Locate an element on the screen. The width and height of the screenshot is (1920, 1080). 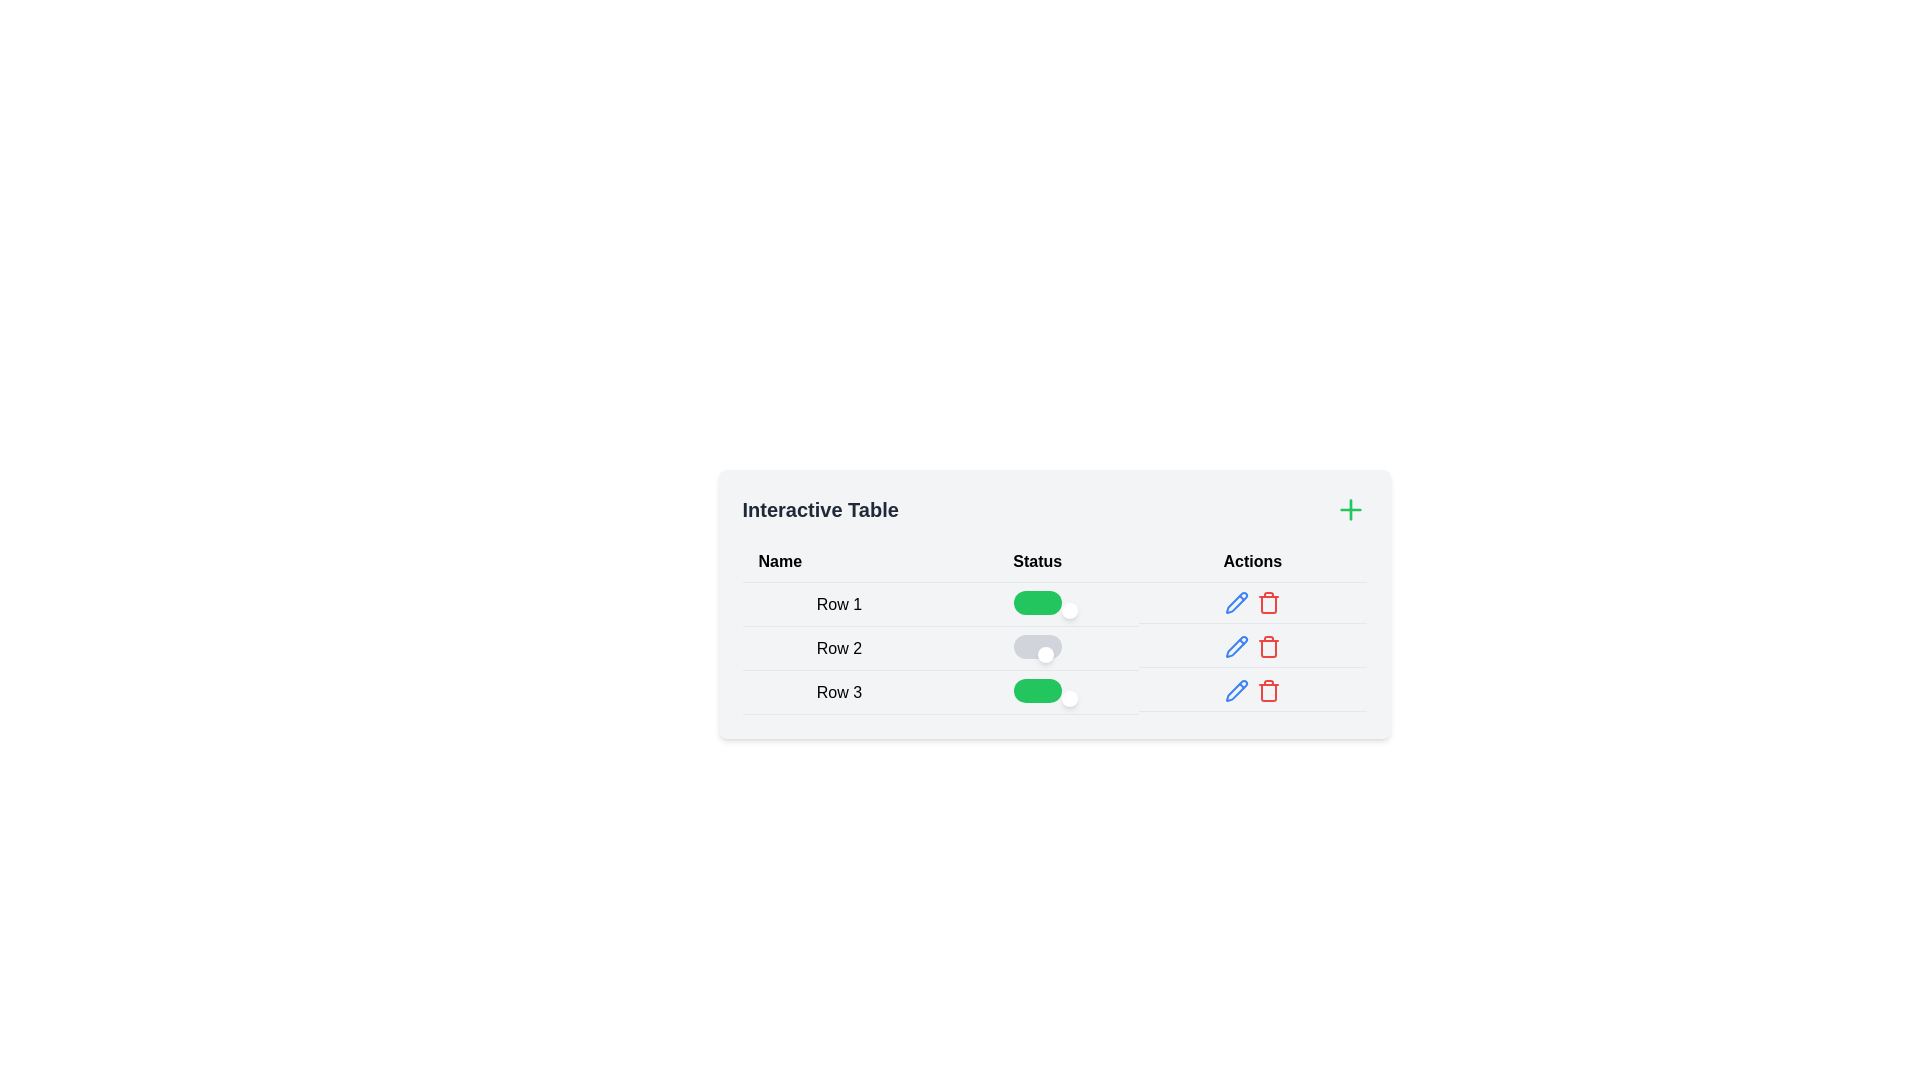
the small circular toggle handle located at the far right of the toggle switch in the 'Status' column of 'Row 3' is located at coordinates (1068, 697).